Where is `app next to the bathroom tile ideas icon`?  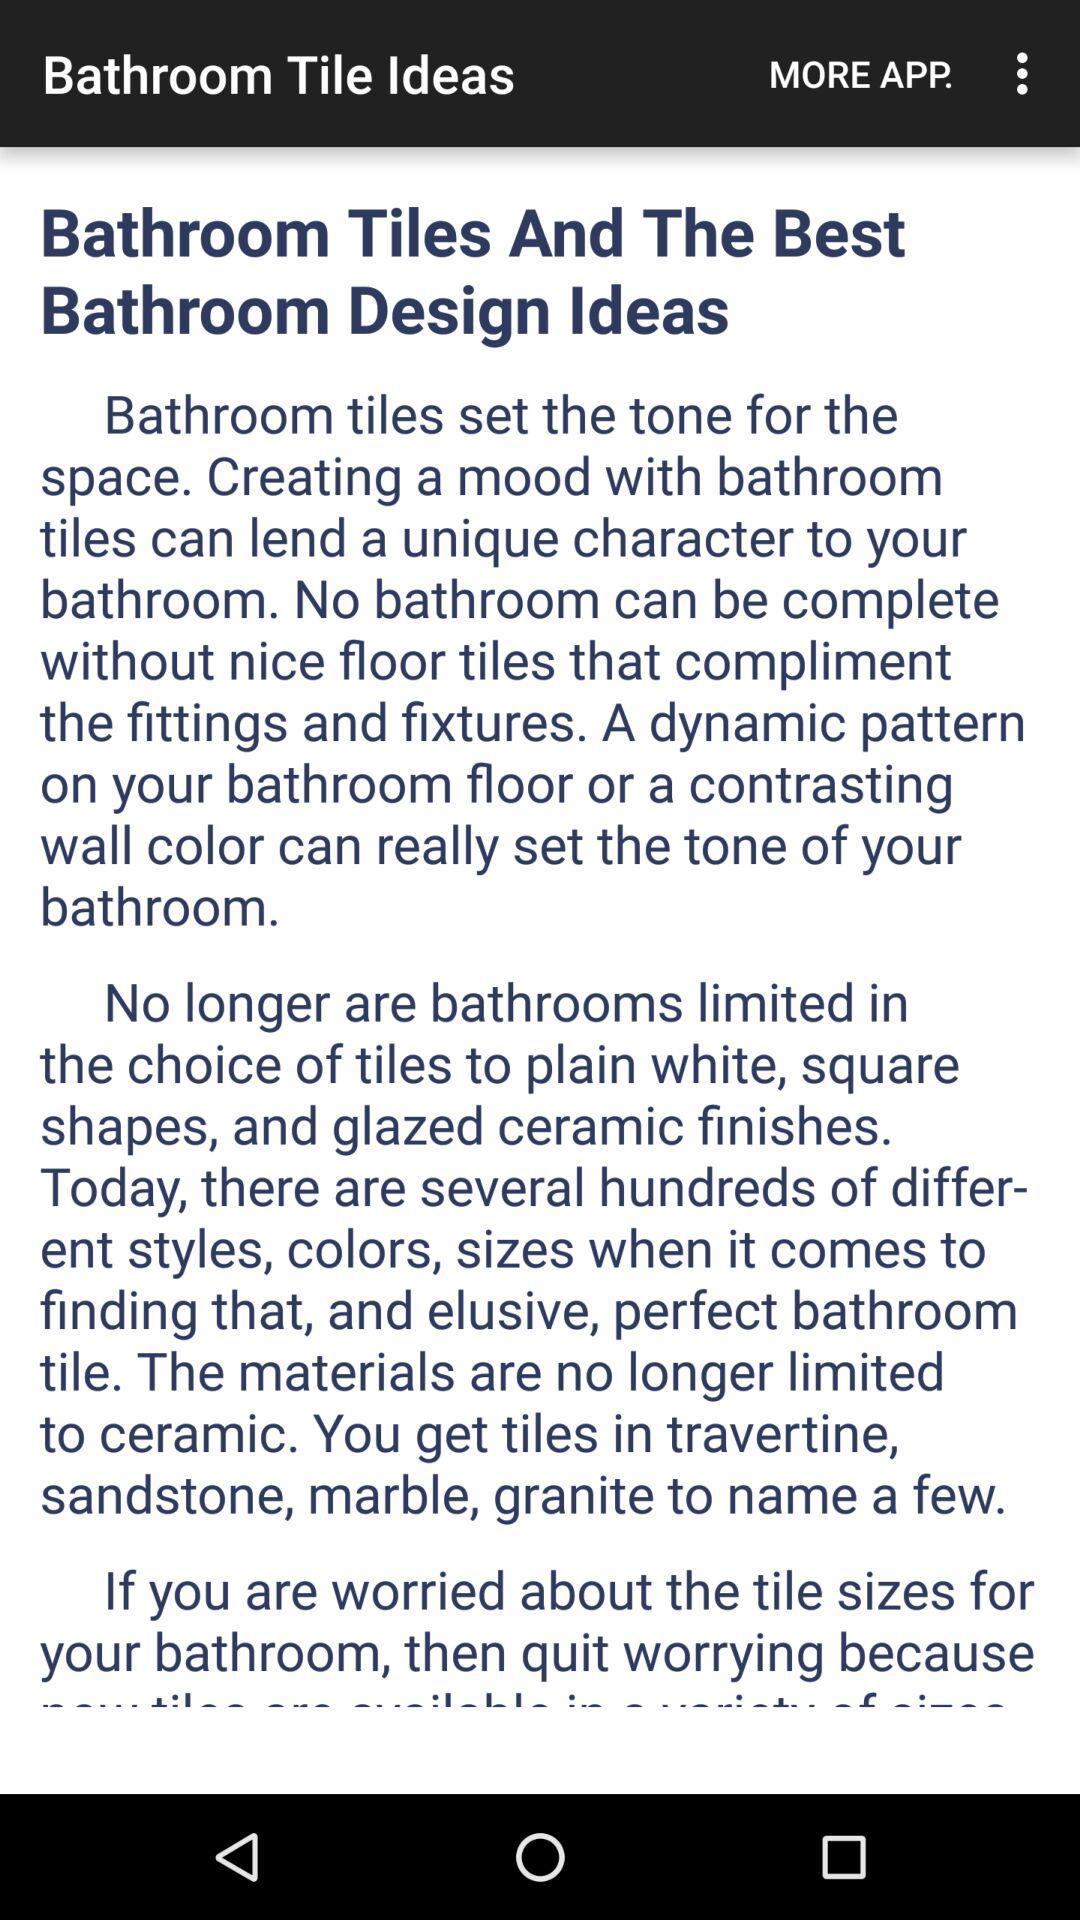 app next to the bathroom tile ideas icon is located at coordinates (860, 73).